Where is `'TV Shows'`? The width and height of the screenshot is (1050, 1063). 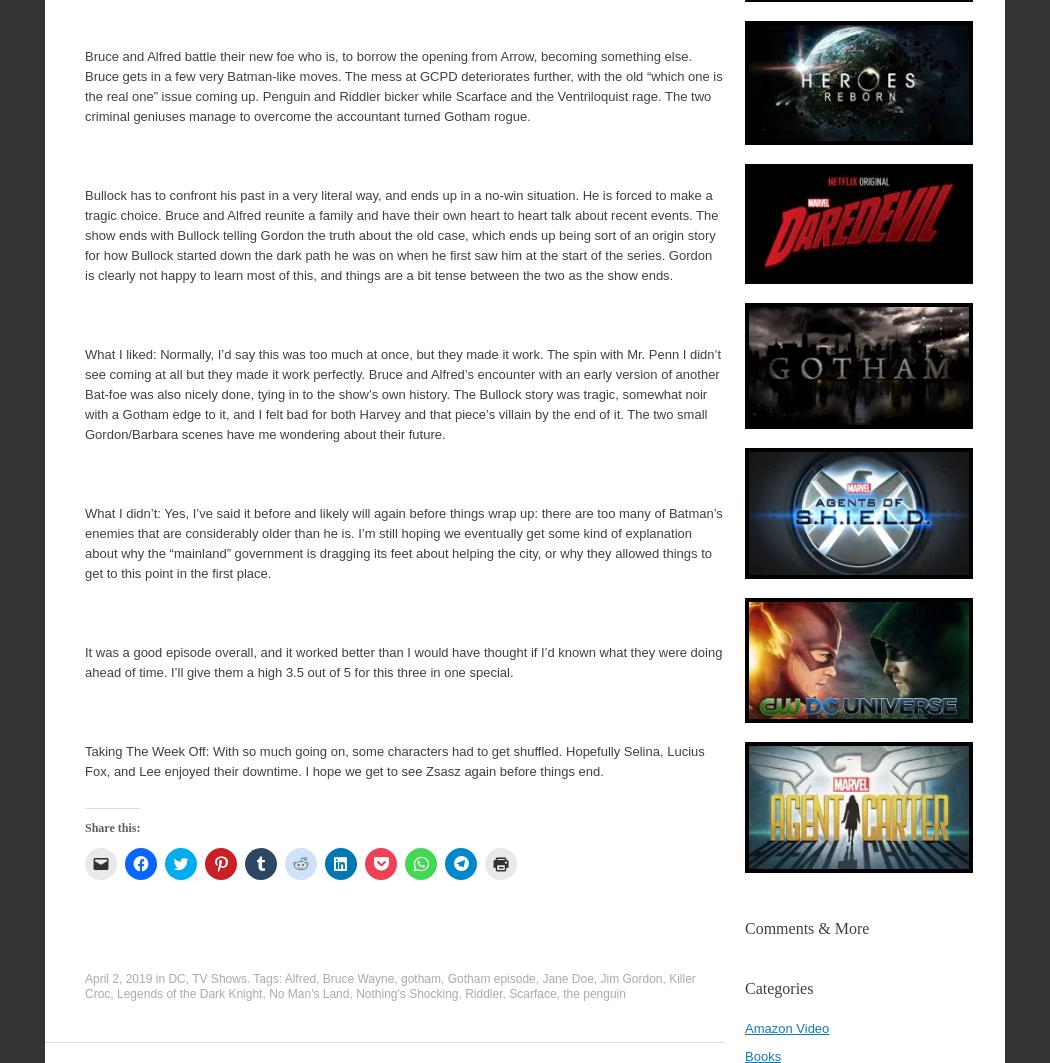 'TV Shows' is located at coordinates (218, 976).